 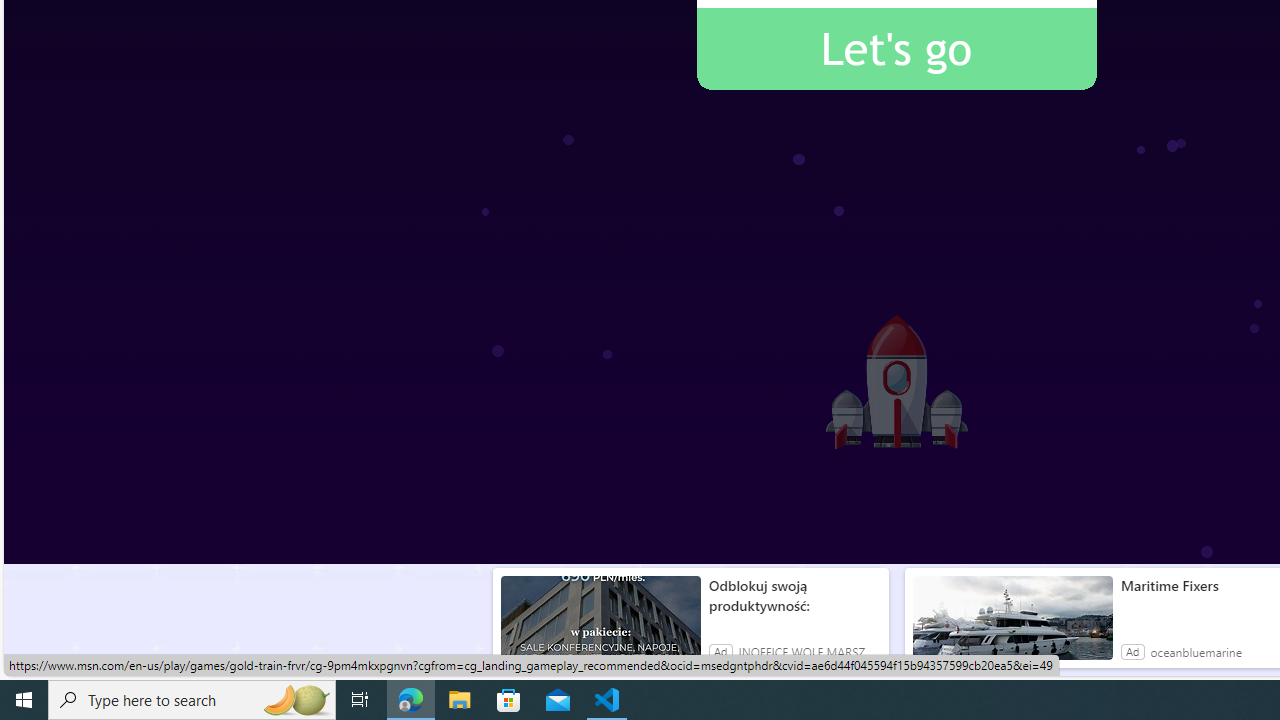 I want to click on 'oceanbluemarine', so click(x=1195, y=651).